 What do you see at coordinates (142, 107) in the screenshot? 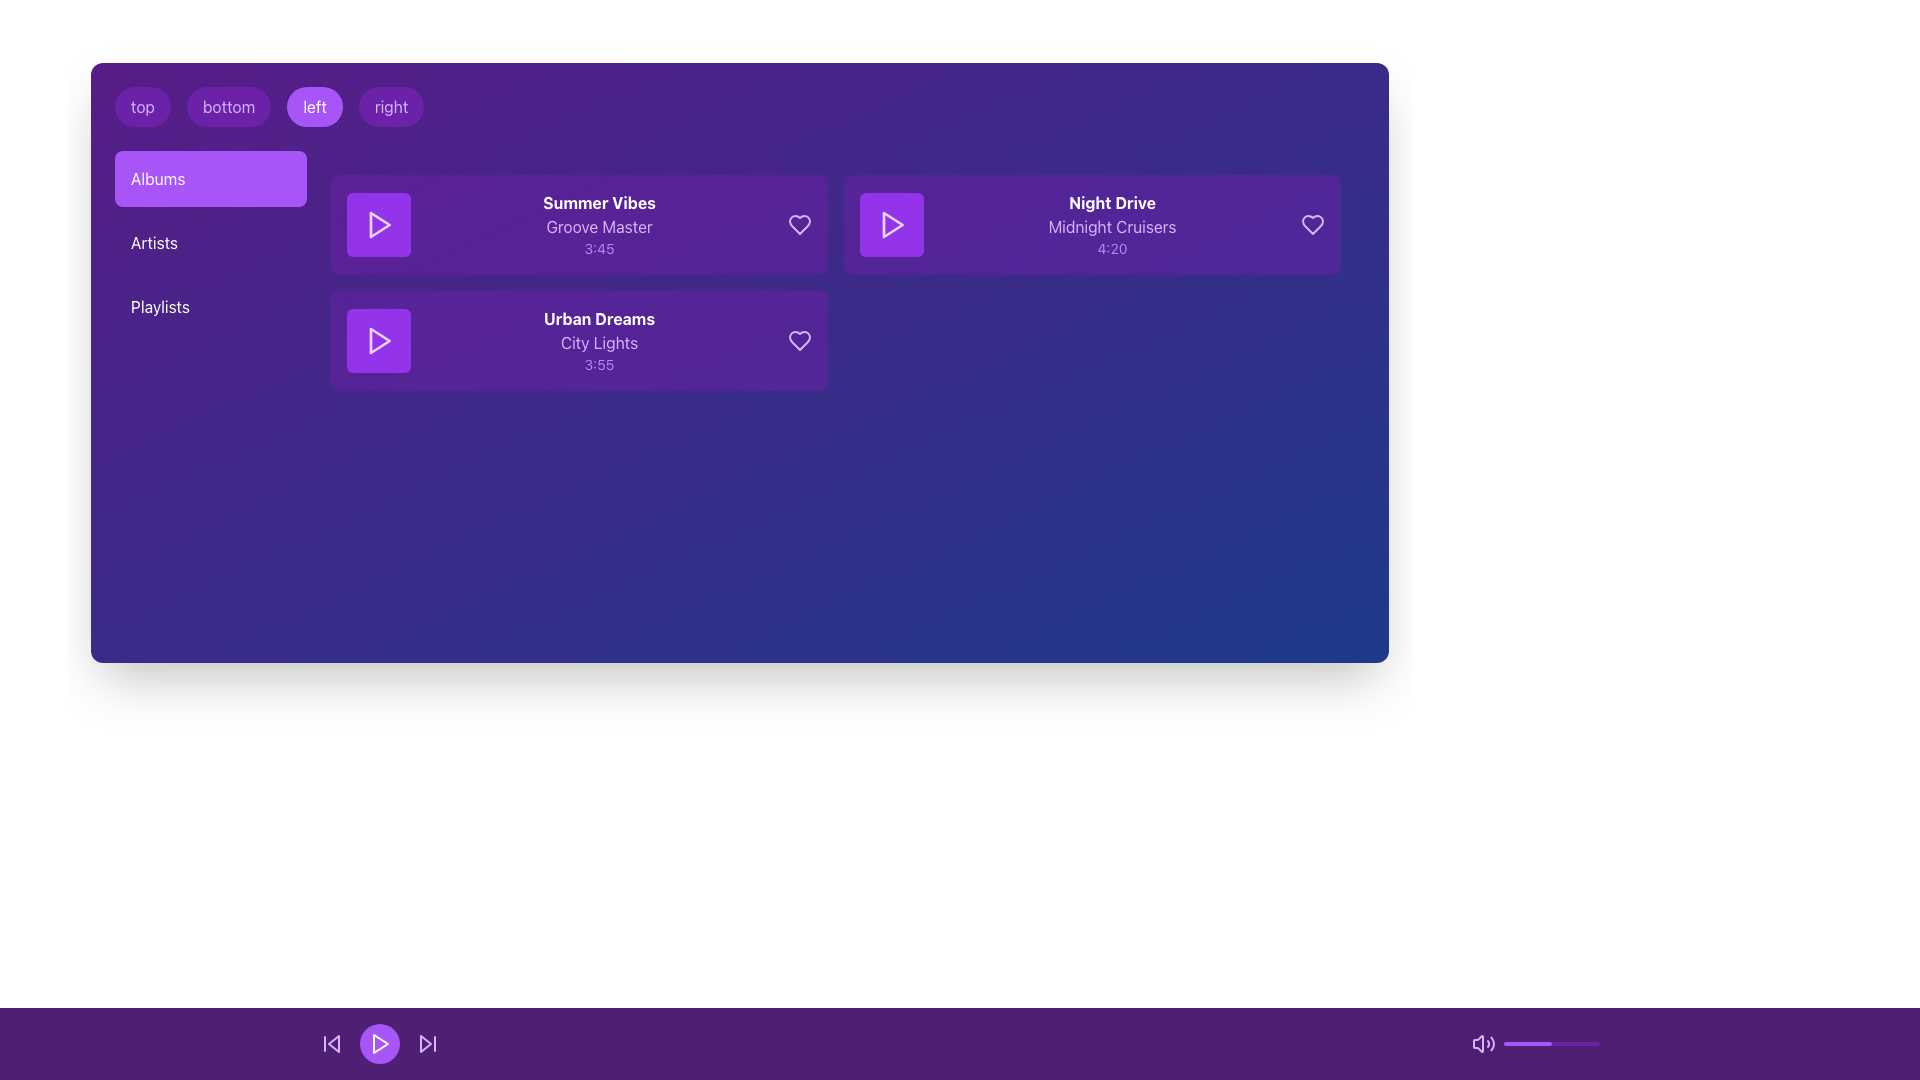
I see `the 'top' button located at the top-left corner of the purple section` at bounding box center [142, 107].